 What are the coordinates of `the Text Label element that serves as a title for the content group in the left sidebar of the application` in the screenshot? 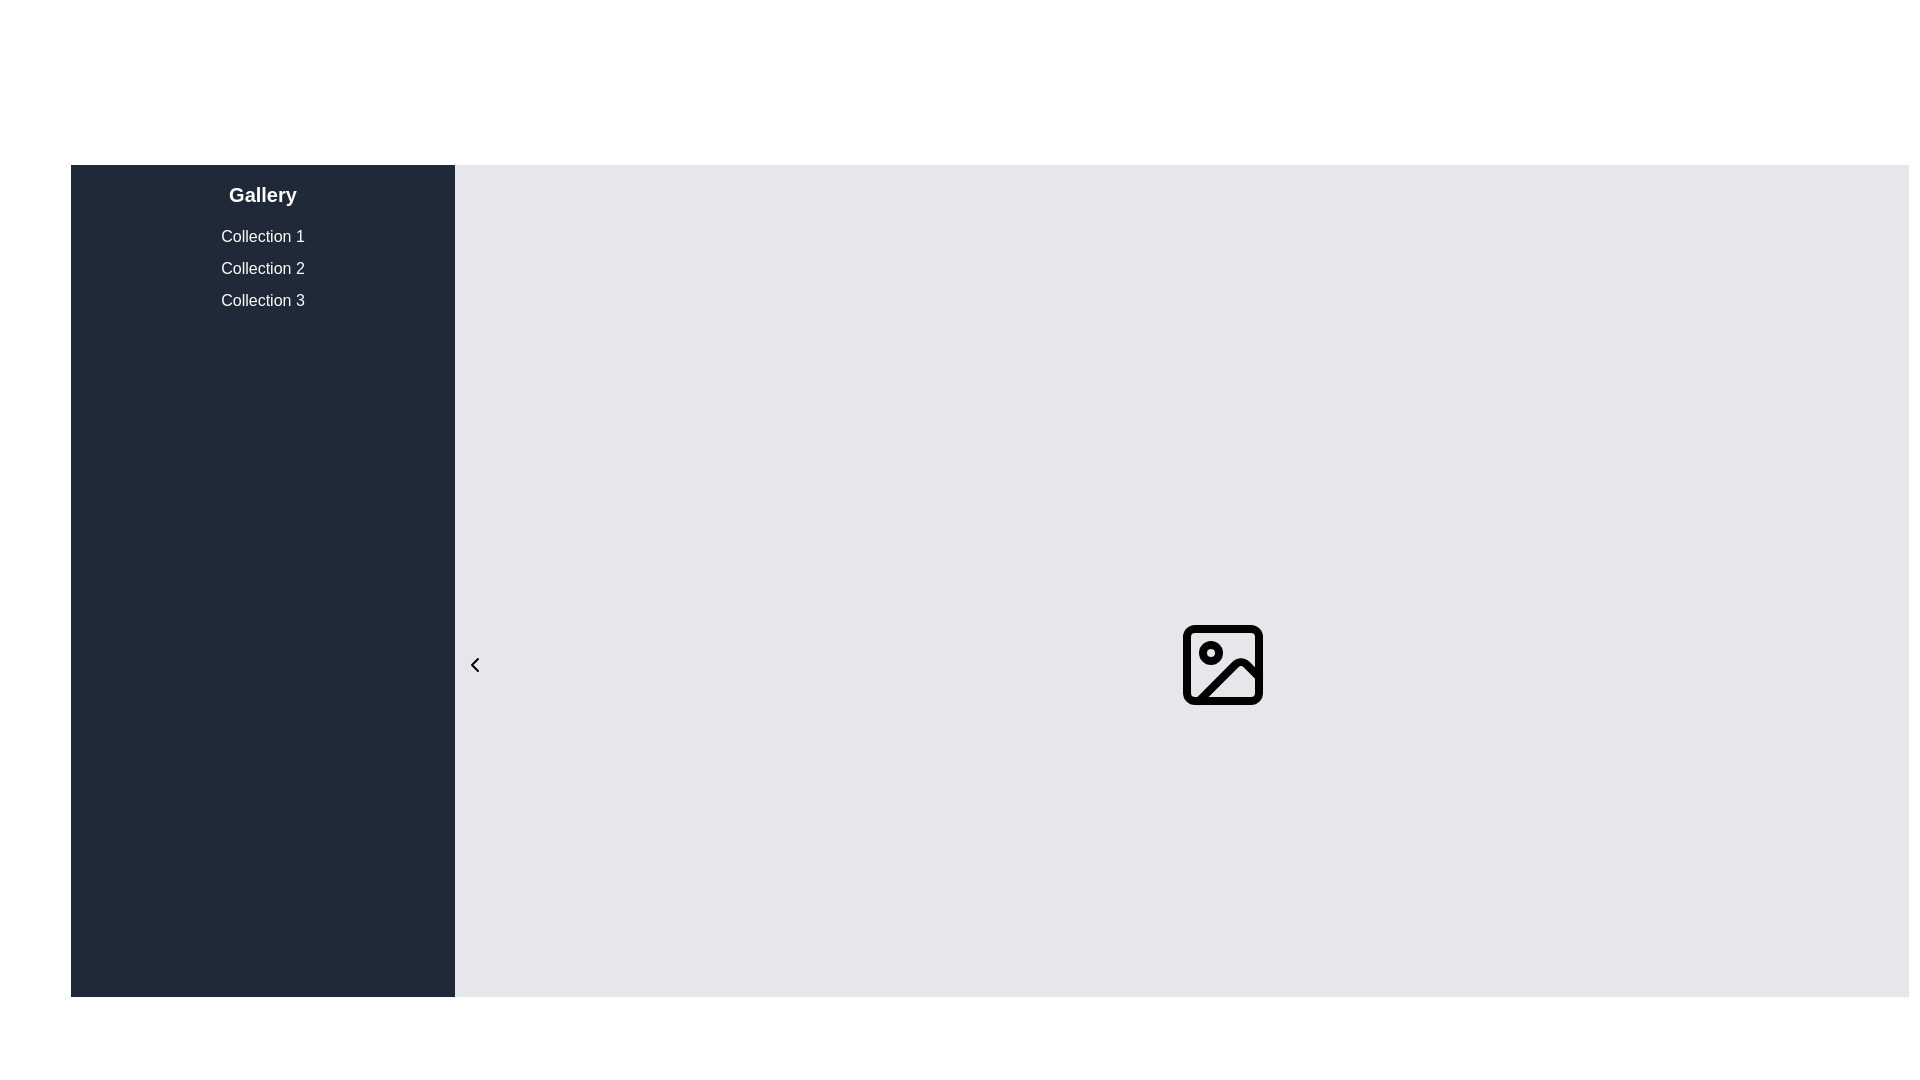 It's located at (262, 195).